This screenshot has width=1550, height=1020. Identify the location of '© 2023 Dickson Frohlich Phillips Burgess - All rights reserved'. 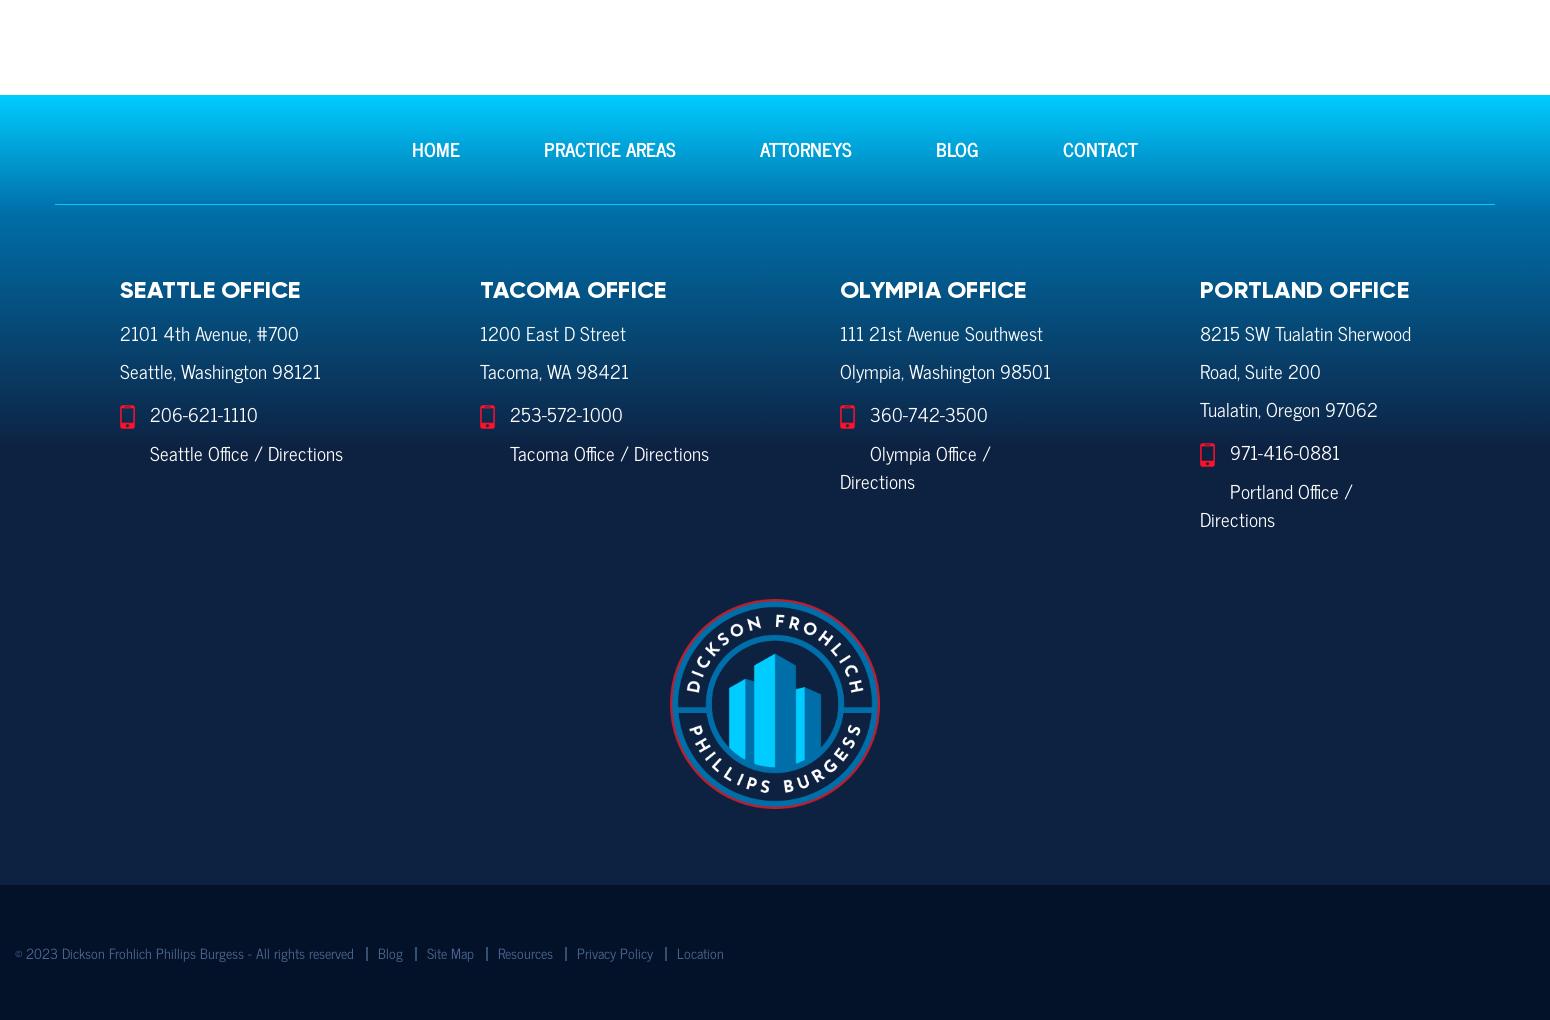
(183, 951).